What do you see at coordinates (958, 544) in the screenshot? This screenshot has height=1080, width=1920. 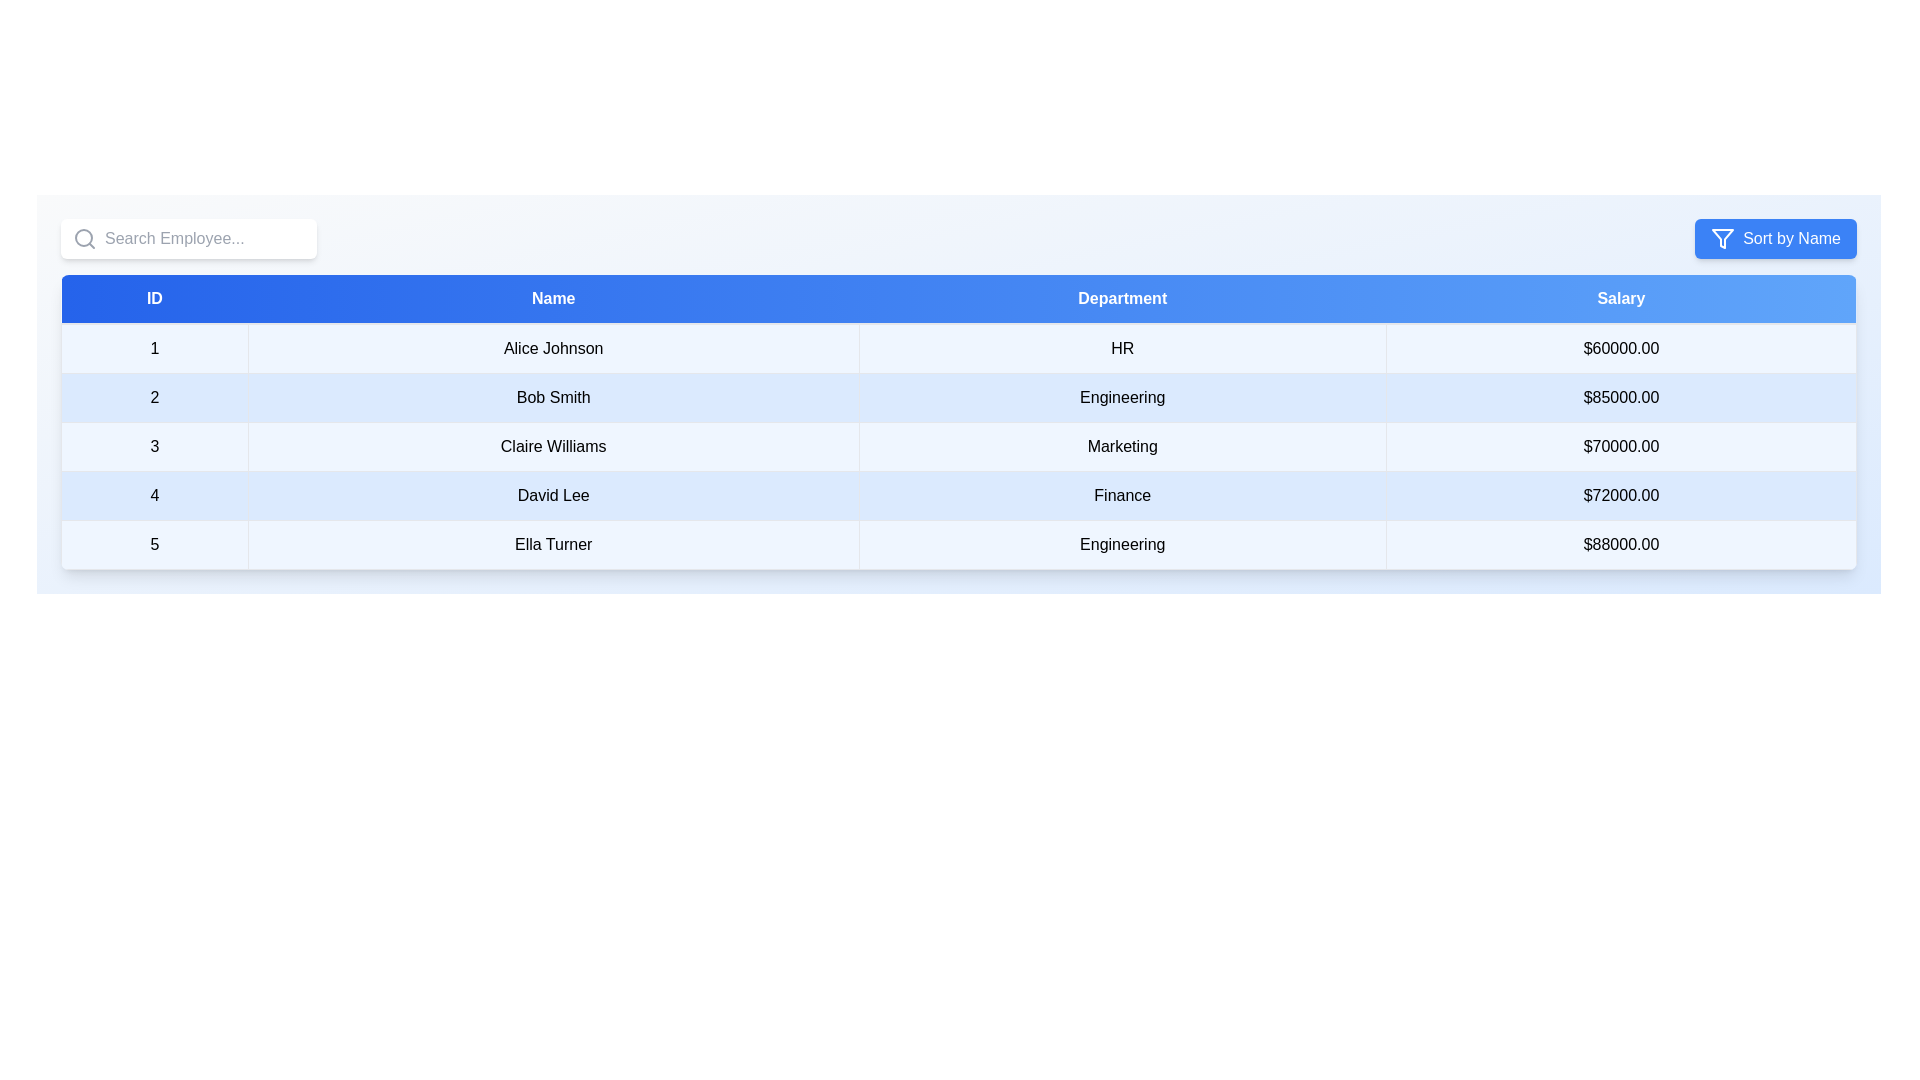 I see `the fifth row of the employee data table displaying details about 'Ella Turner'` at bounding box center [958, 544].